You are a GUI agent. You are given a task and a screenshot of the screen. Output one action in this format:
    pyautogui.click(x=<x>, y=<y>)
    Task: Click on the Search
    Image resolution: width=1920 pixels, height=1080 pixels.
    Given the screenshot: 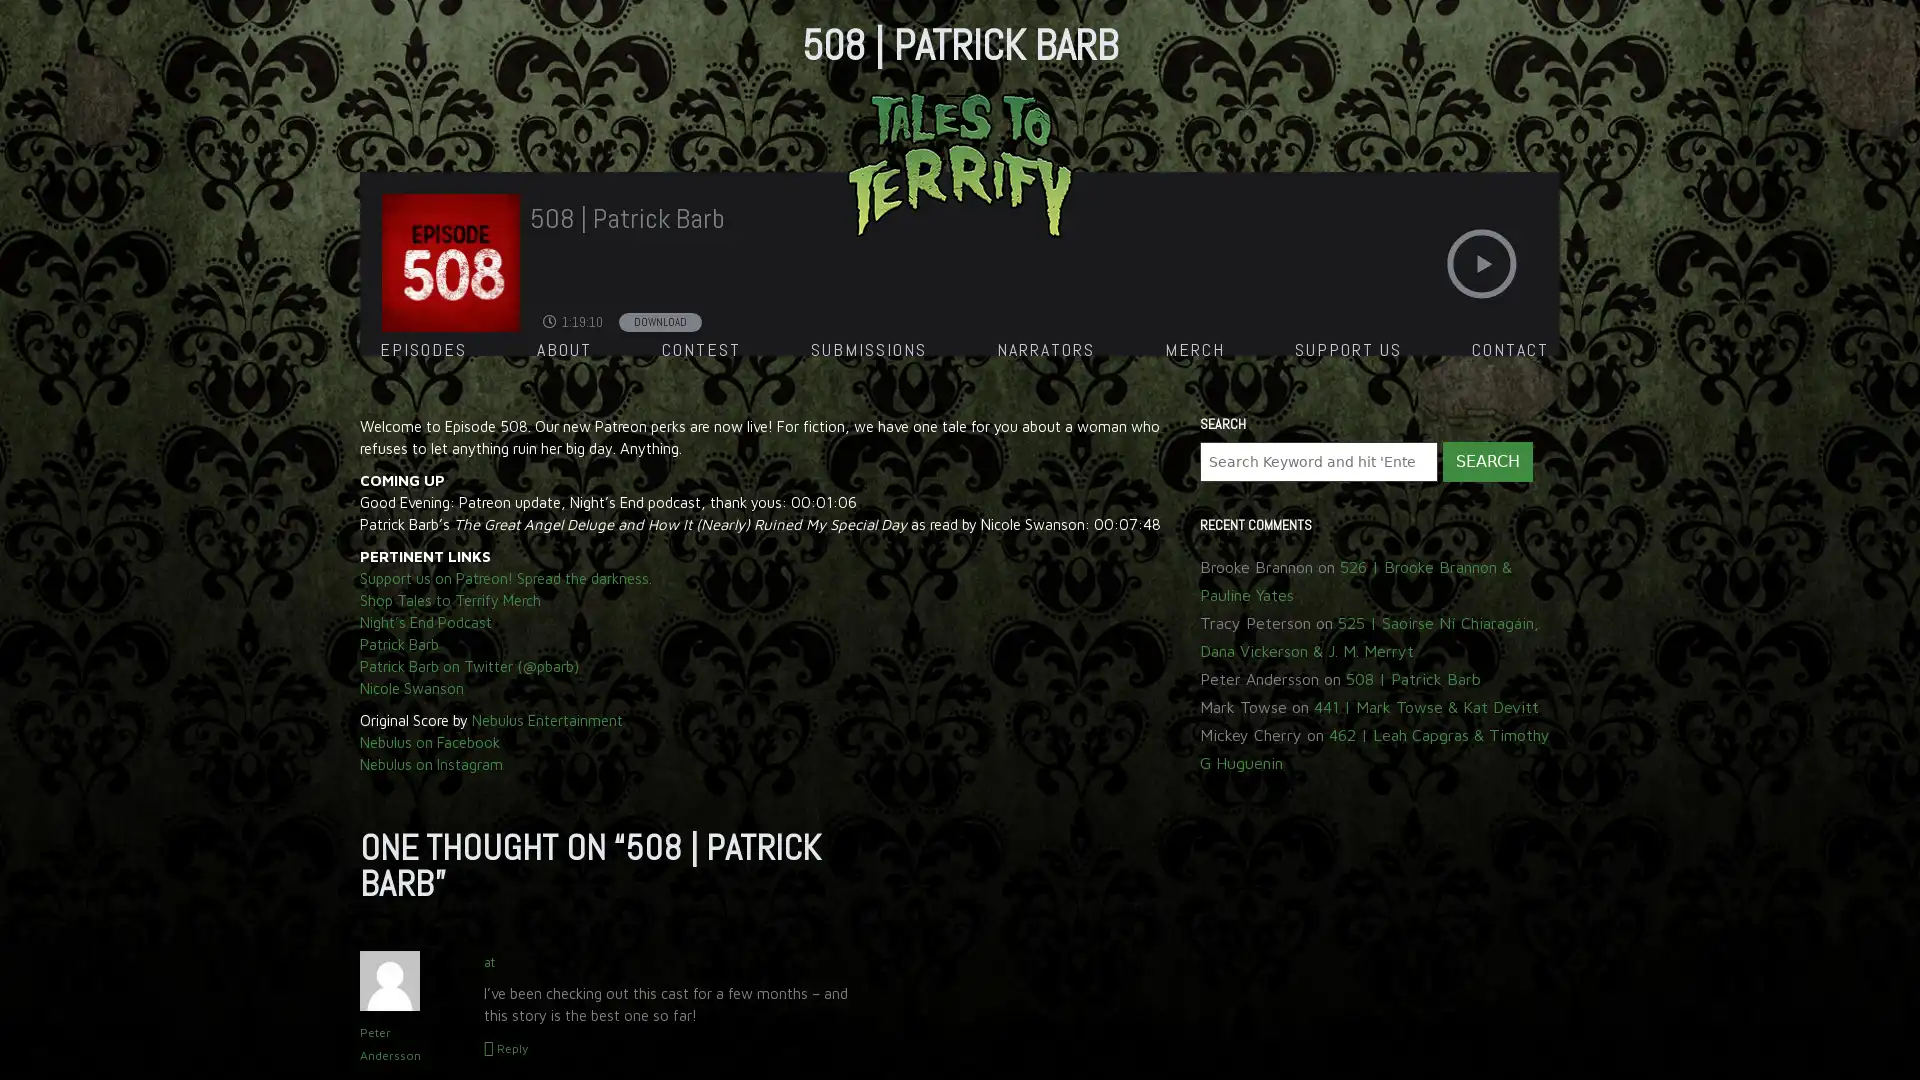 What is the action you would take?
    pyautogui.click(x=1487, y=462)
    